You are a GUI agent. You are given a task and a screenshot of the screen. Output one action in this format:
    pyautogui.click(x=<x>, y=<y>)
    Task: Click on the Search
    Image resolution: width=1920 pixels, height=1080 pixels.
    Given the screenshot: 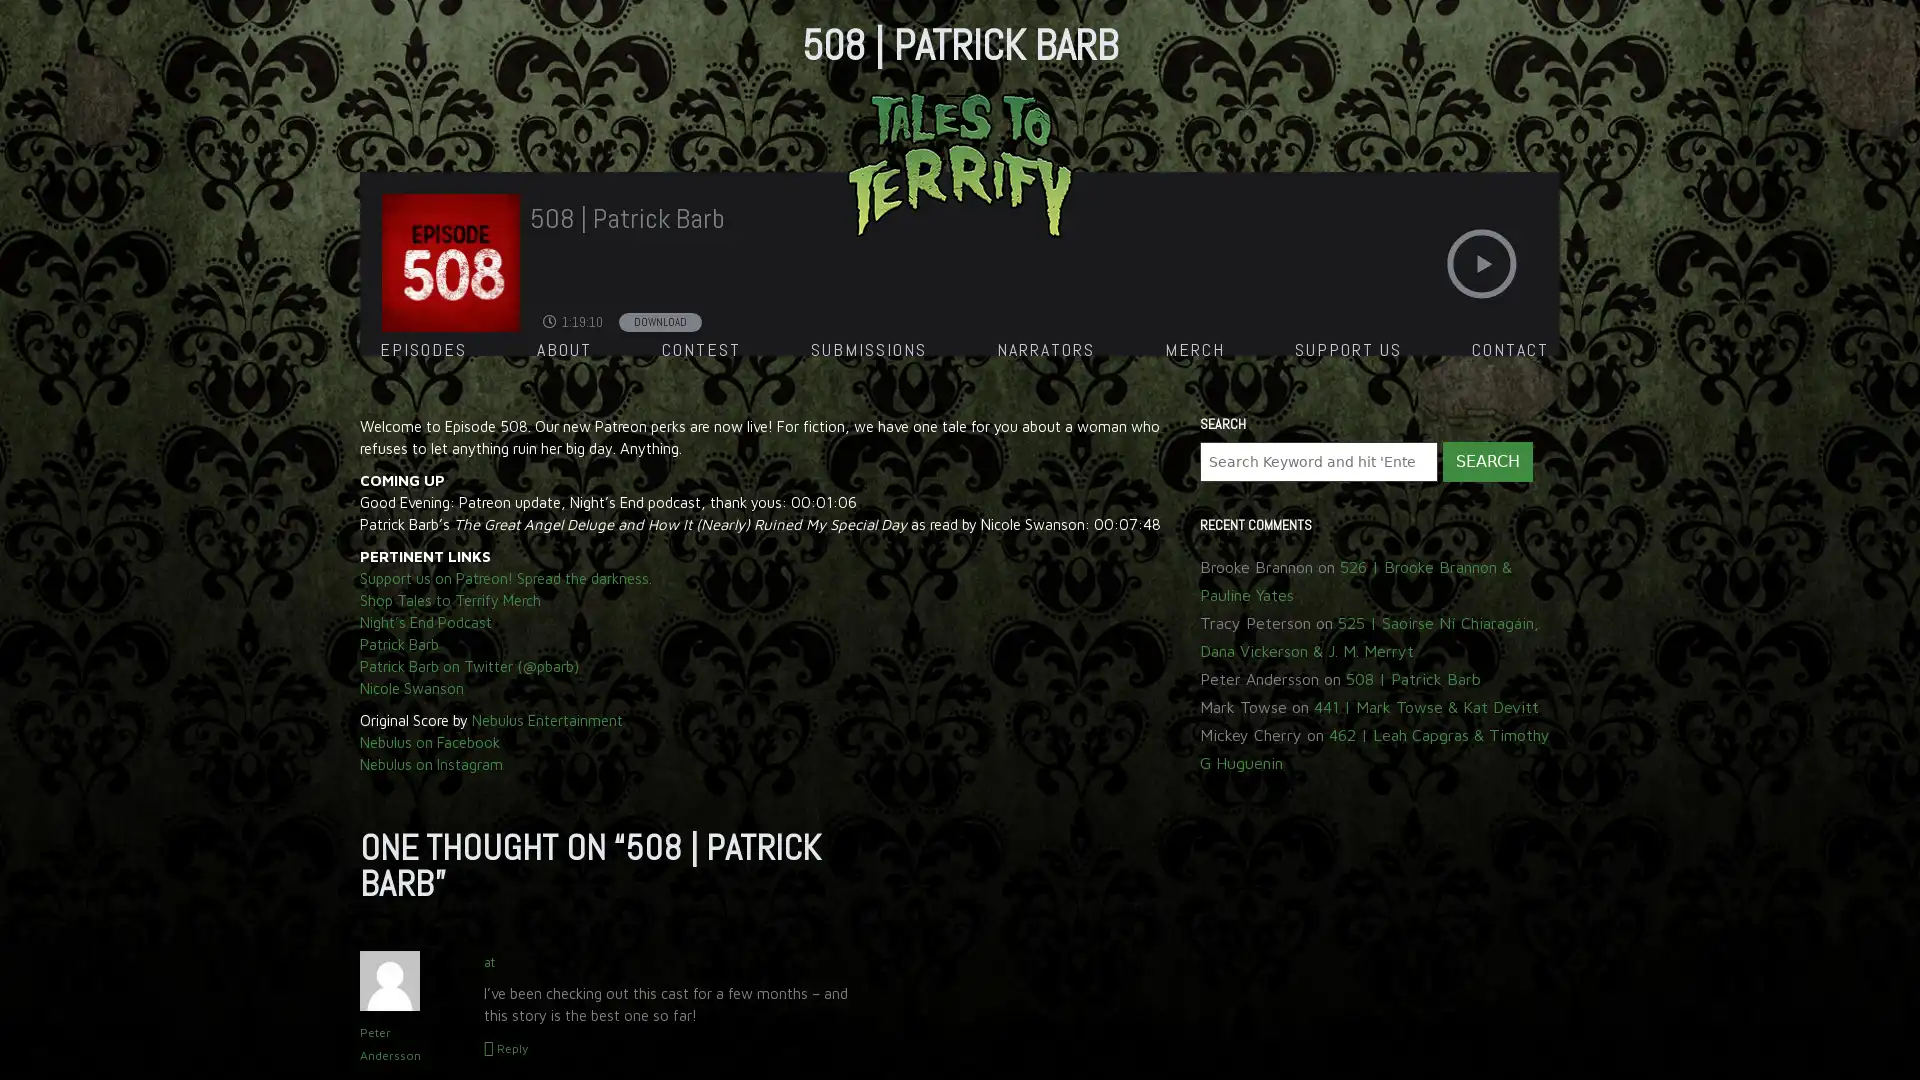 What is the action you would take?
    pyautogui.click(x=1487, y=462)
    